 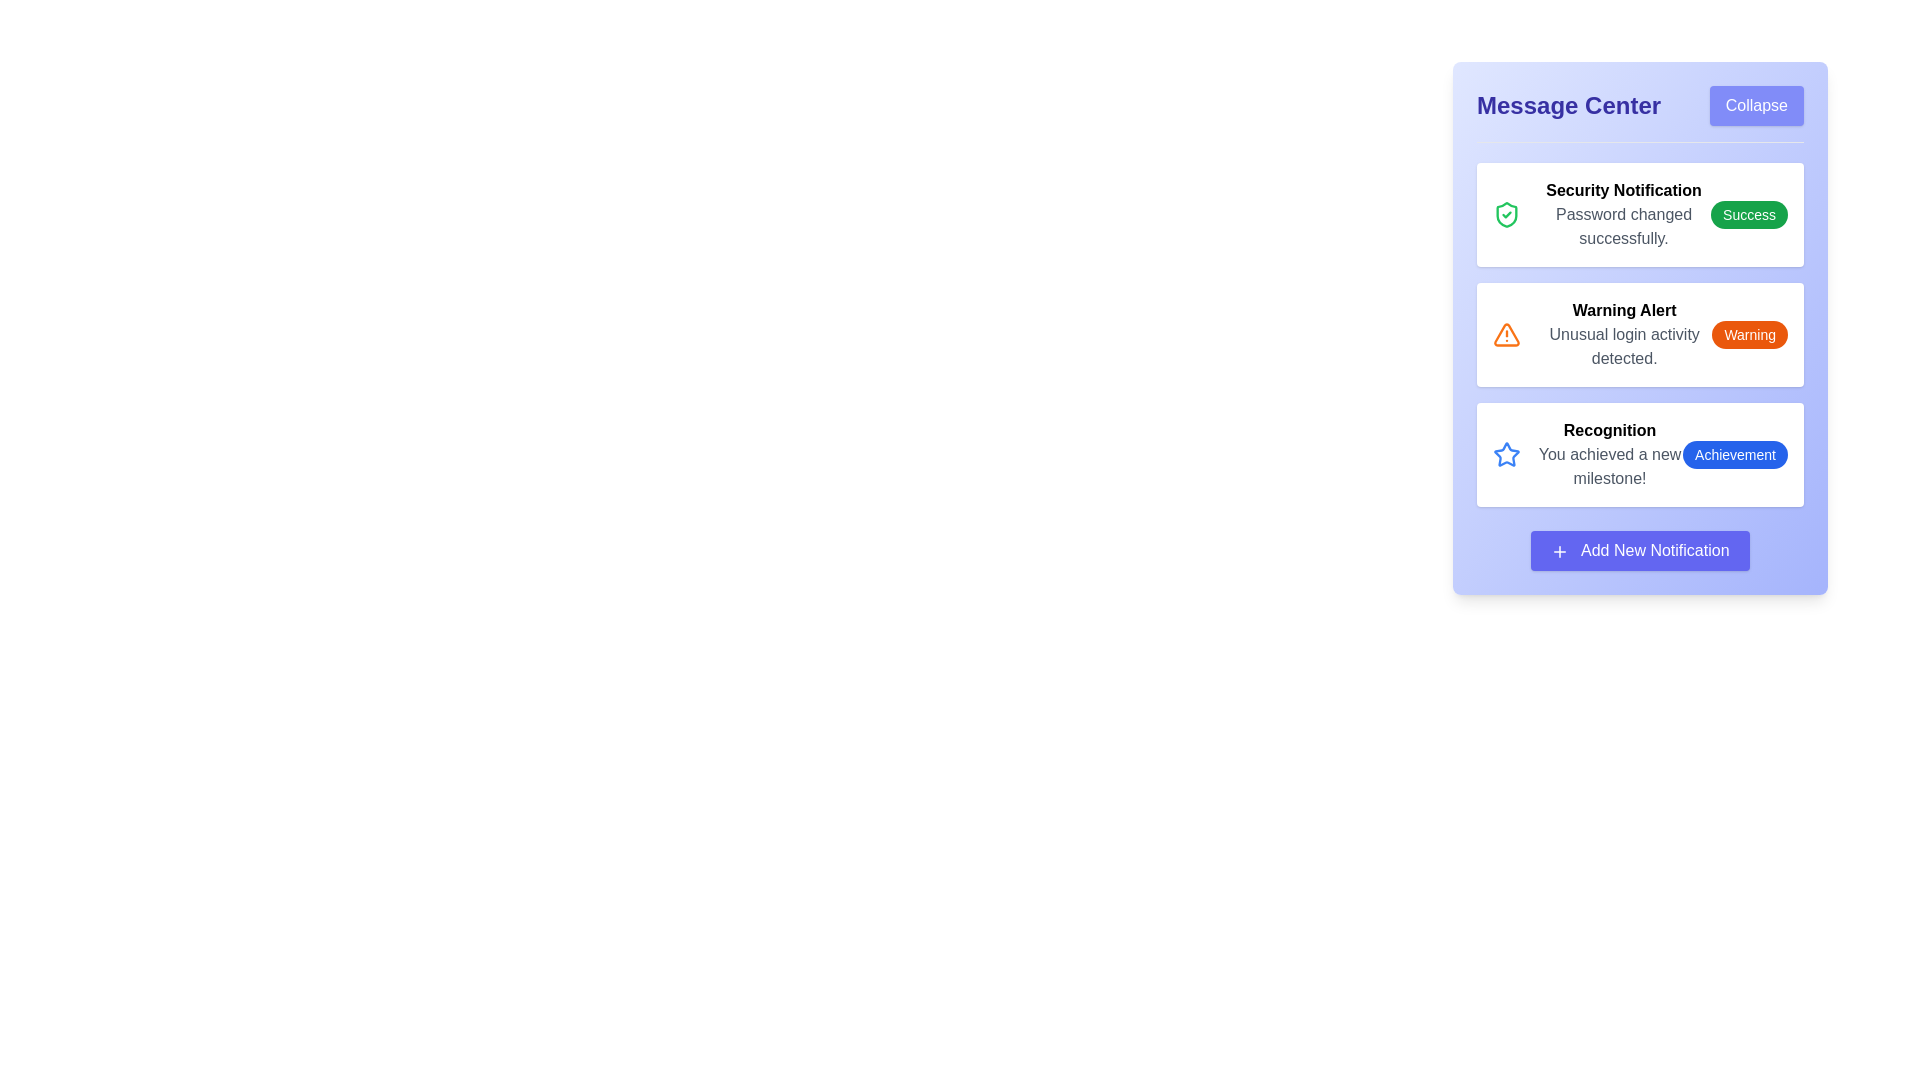 What do you see at coordinates (1624, 226) in the screenshot?
I see `the text label that displays 'Password changed successfully.' positioned below the 'Security Notification' title and adjacent to the 'Success' badge` at bounding box center [1624, 226].